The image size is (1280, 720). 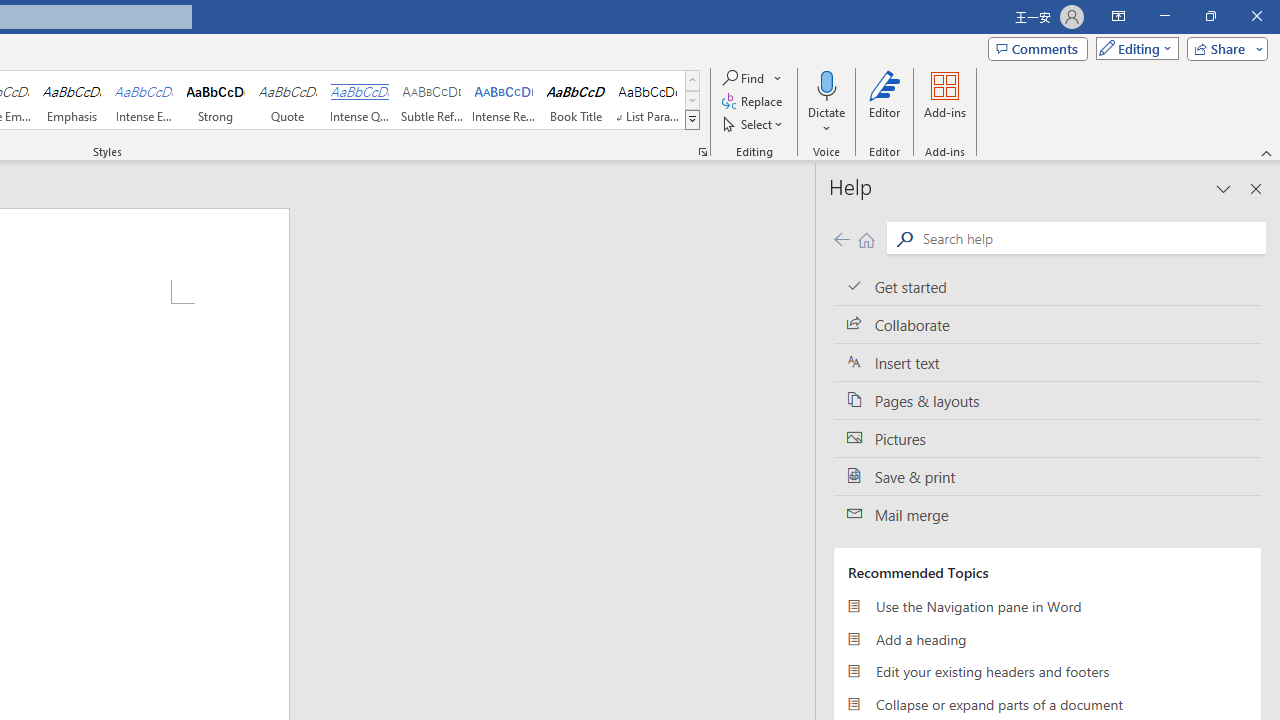 What do you see at coordinates (1046, 363) in the screenshot?
I see `'Insert text'` at bounding box center [1046, 363].